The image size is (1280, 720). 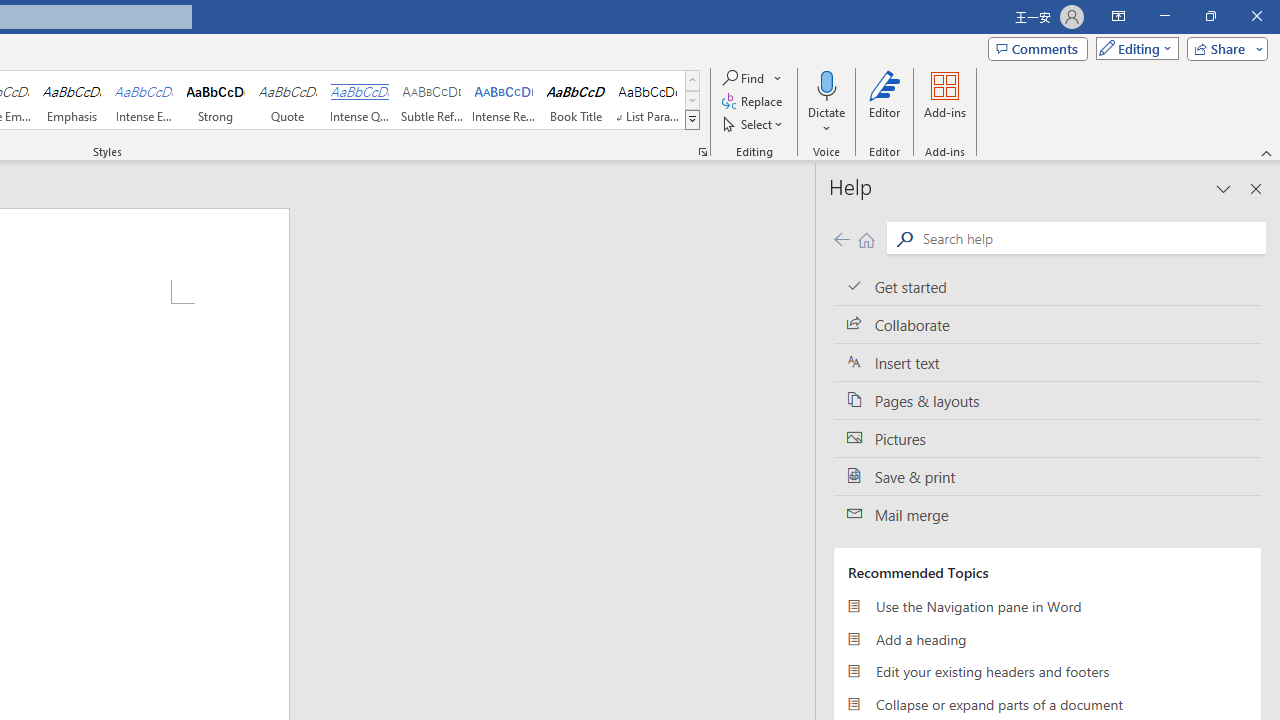 What do you see at coordinates (1046, 363) in the screenshot?
I see `'Insert text'` at bounding box center [1046, 363].